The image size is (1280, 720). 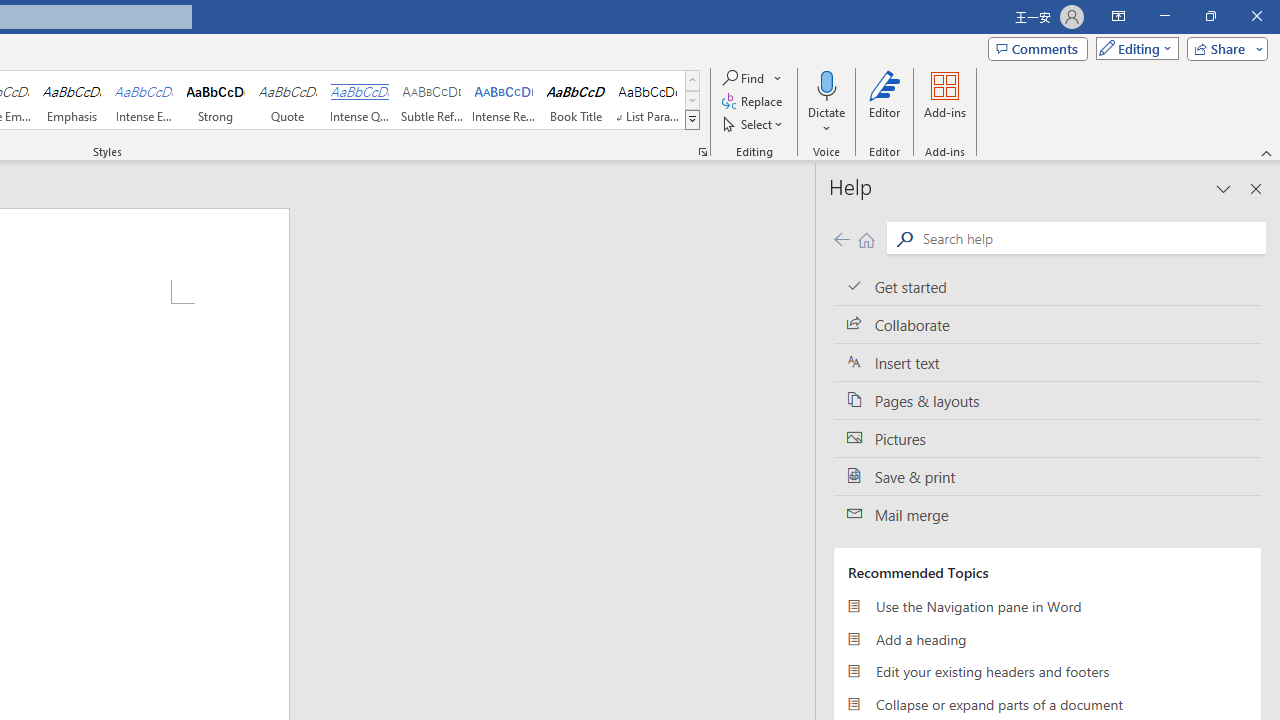 What do you see at coordinates (1046, 363) in the screenshot?
I see `'Insert text'` at bounding box center [1046, 363].